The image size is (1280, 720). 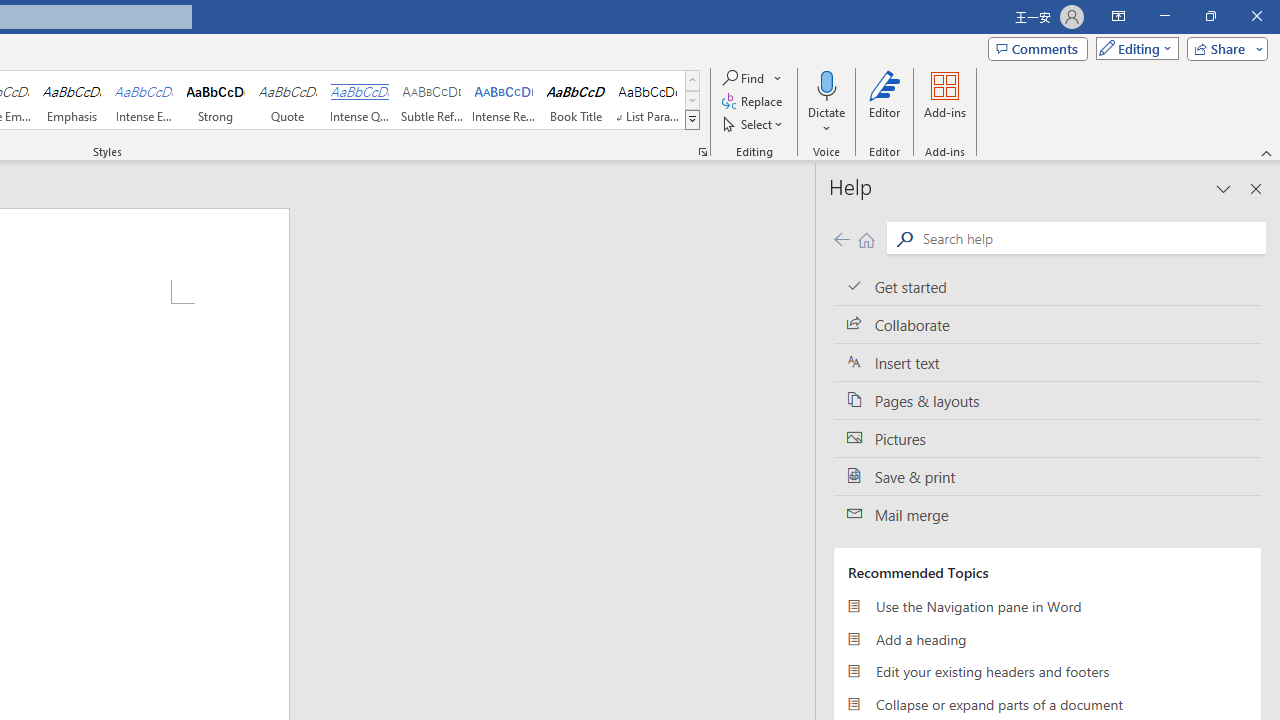 What do you see at coordinates (1046, 363) in the screenshot?
I see `'Insert text'` at bounding box center [1046, 363].